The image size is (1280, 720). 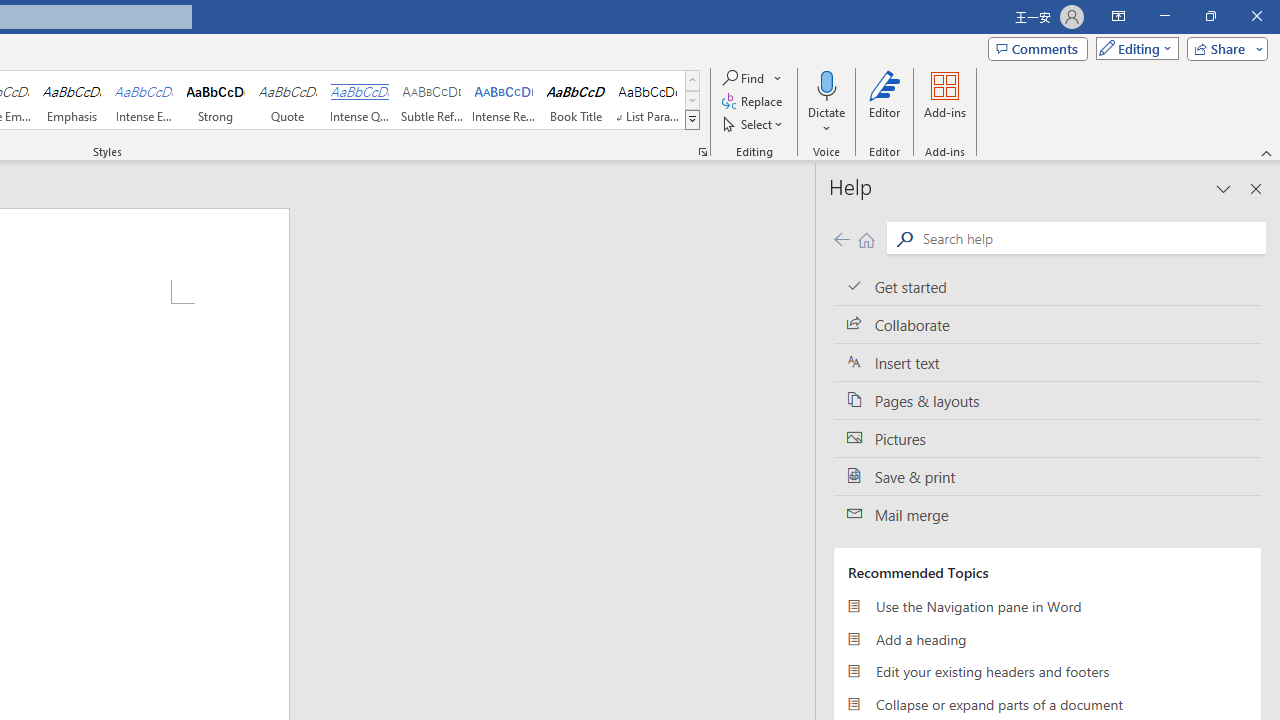 What do you see at coordinates (1046, 363) in the screenshot?
I see `'Insert text'` at bounding box center [1046, 363].